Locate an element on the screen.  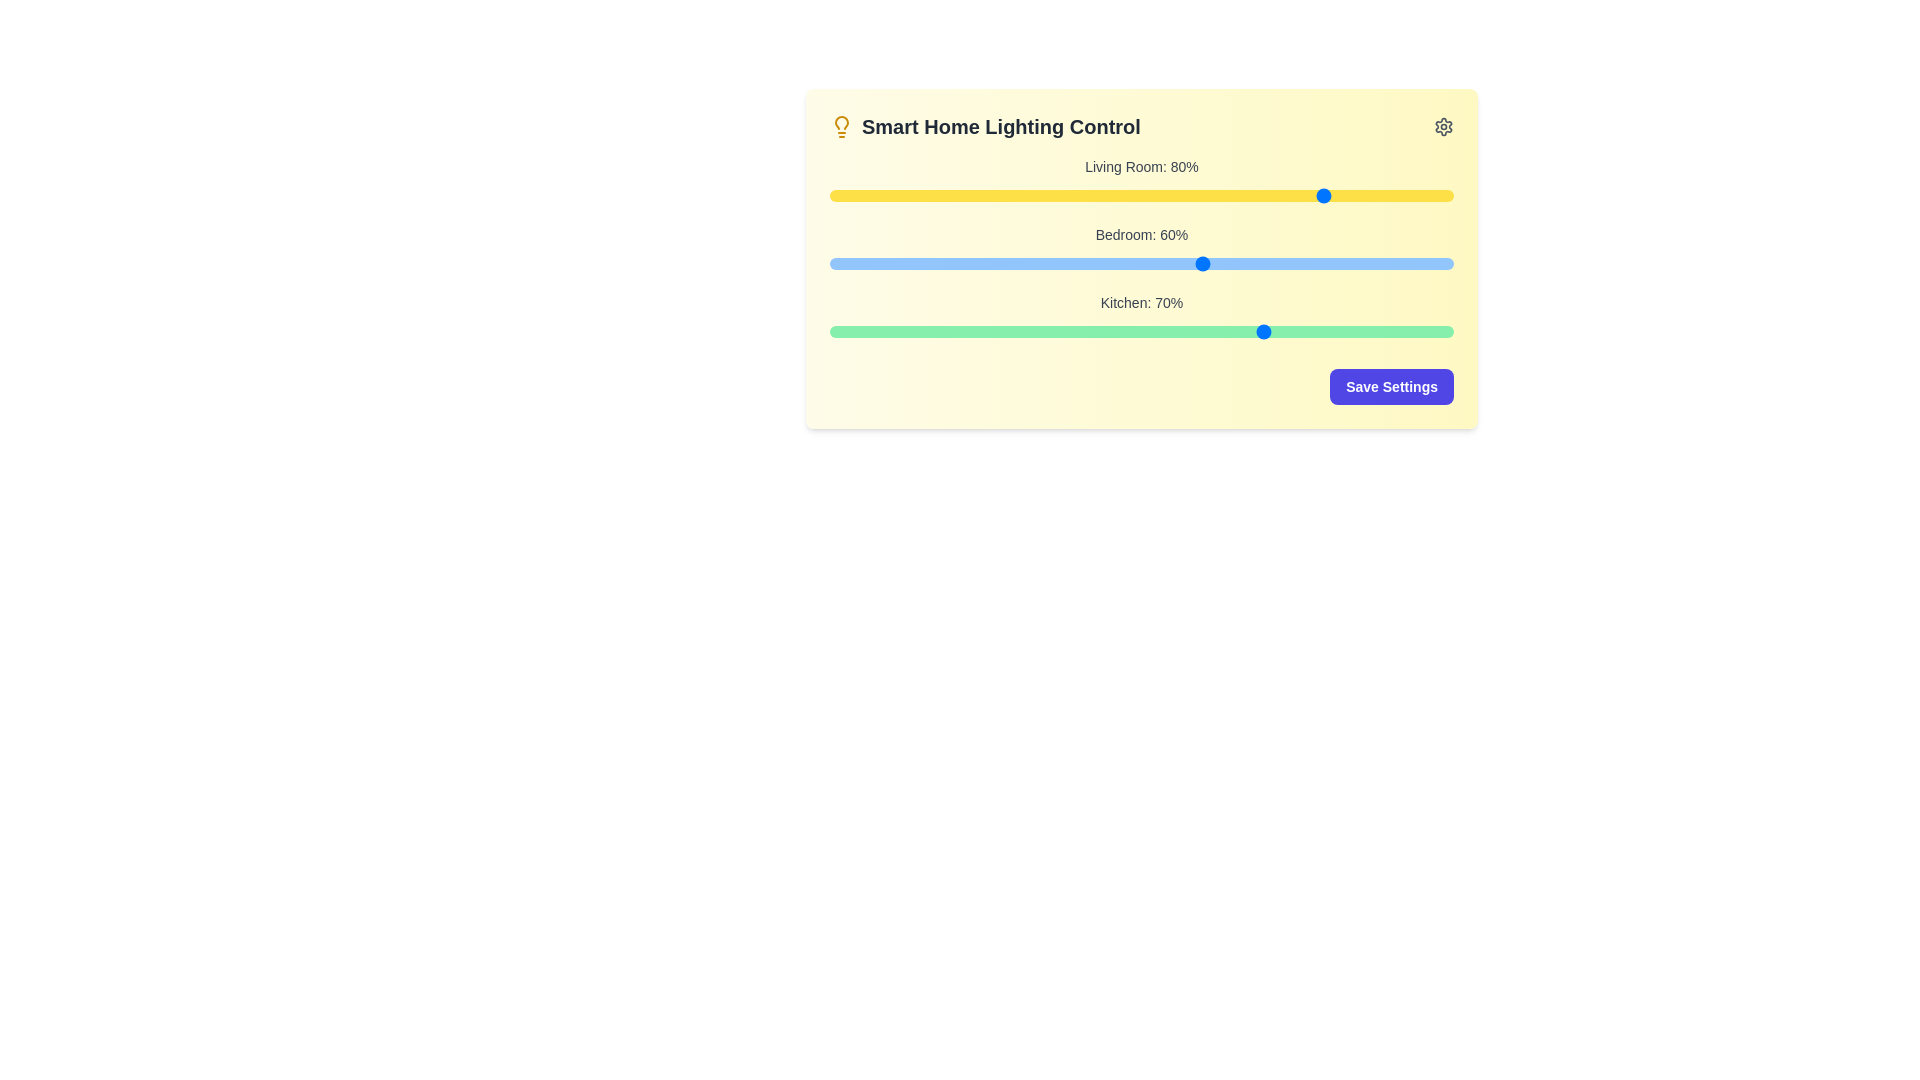
the yellow lightbulb icon located above the 'Smart Home Lighting Control' text is located at coordinates (841, 123).